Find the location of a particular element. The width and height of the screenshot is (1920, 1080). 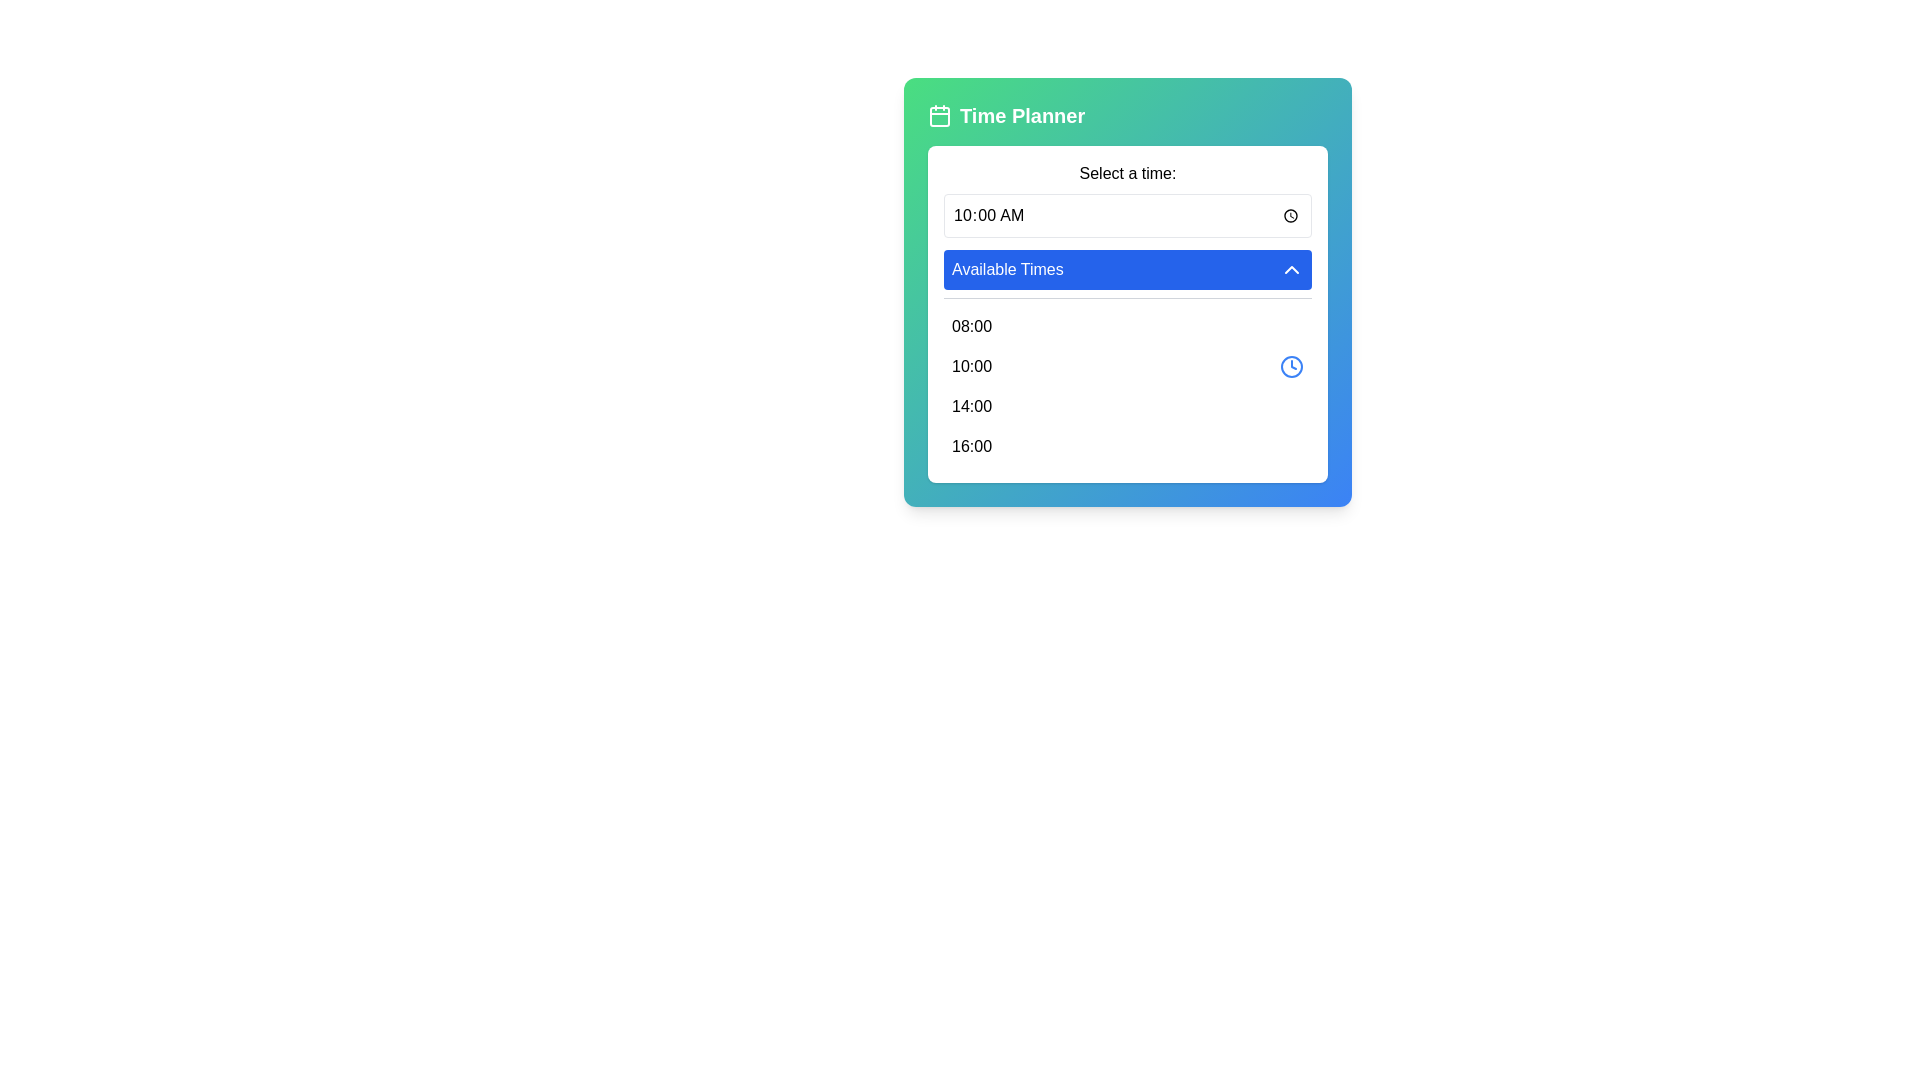

the scheduling icon located to the left of the 'Time Planner' text is located at coordinates (939, 115).